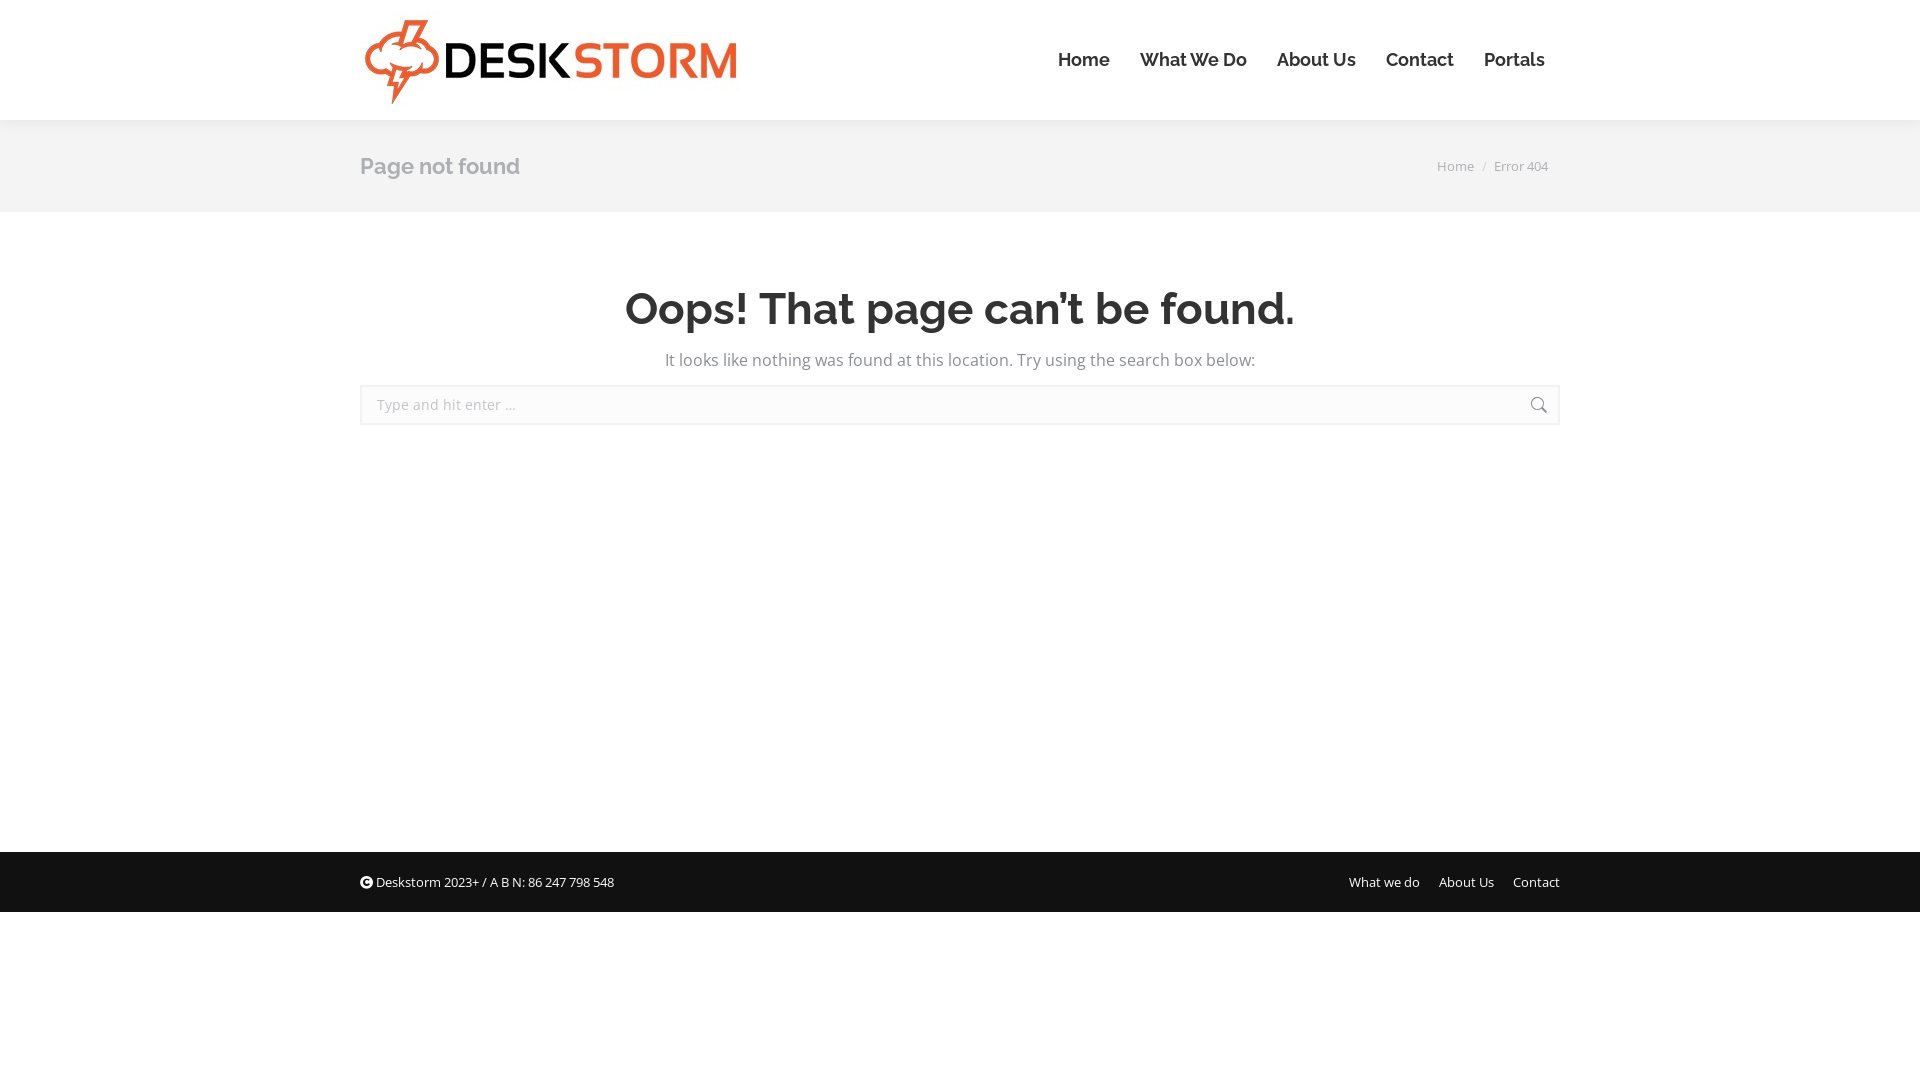  Describe the element at coordinates (1455, 164) in the screenshot. I see `'Home'` at that location.